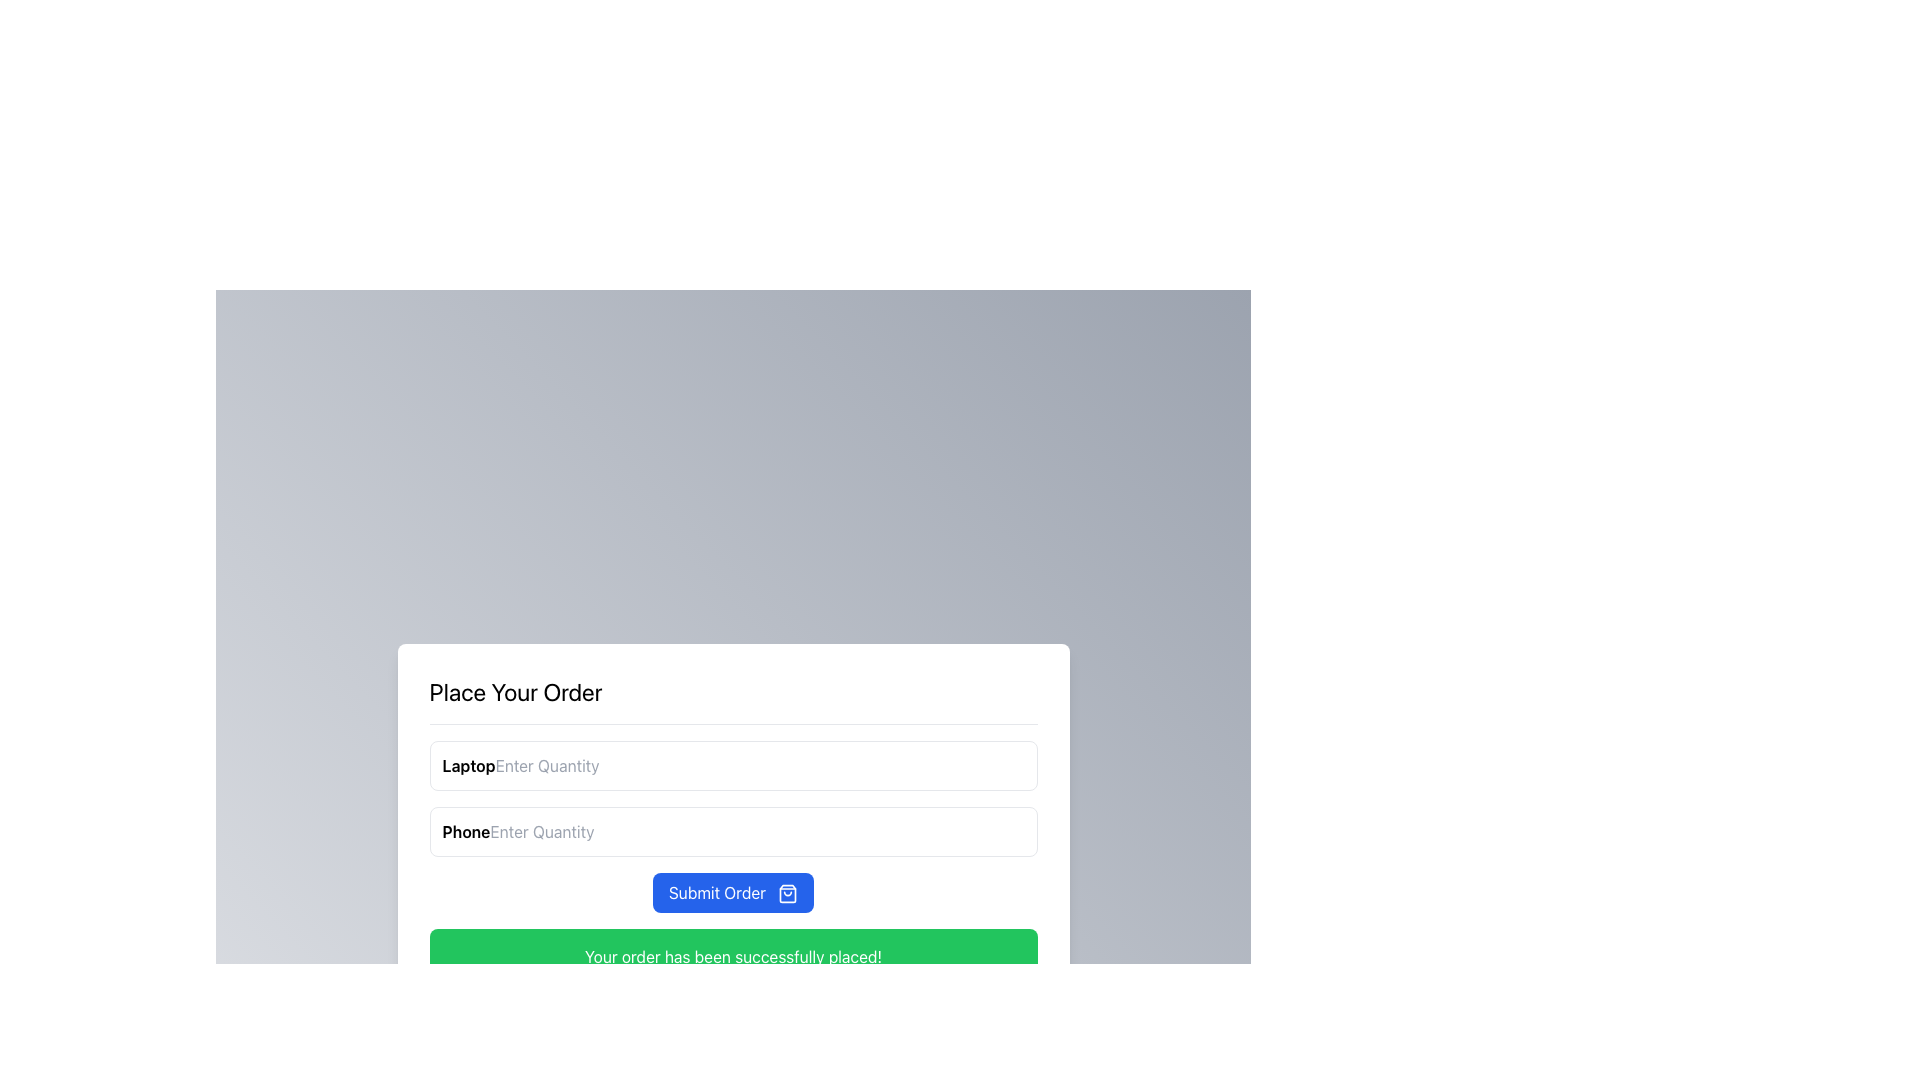  Describe the element at coordinates (787, 893) in the screenshot. I see `the graphical icon component of the shopping bag located to the right of the 'Submit Order' button by clicking on it` at that location.